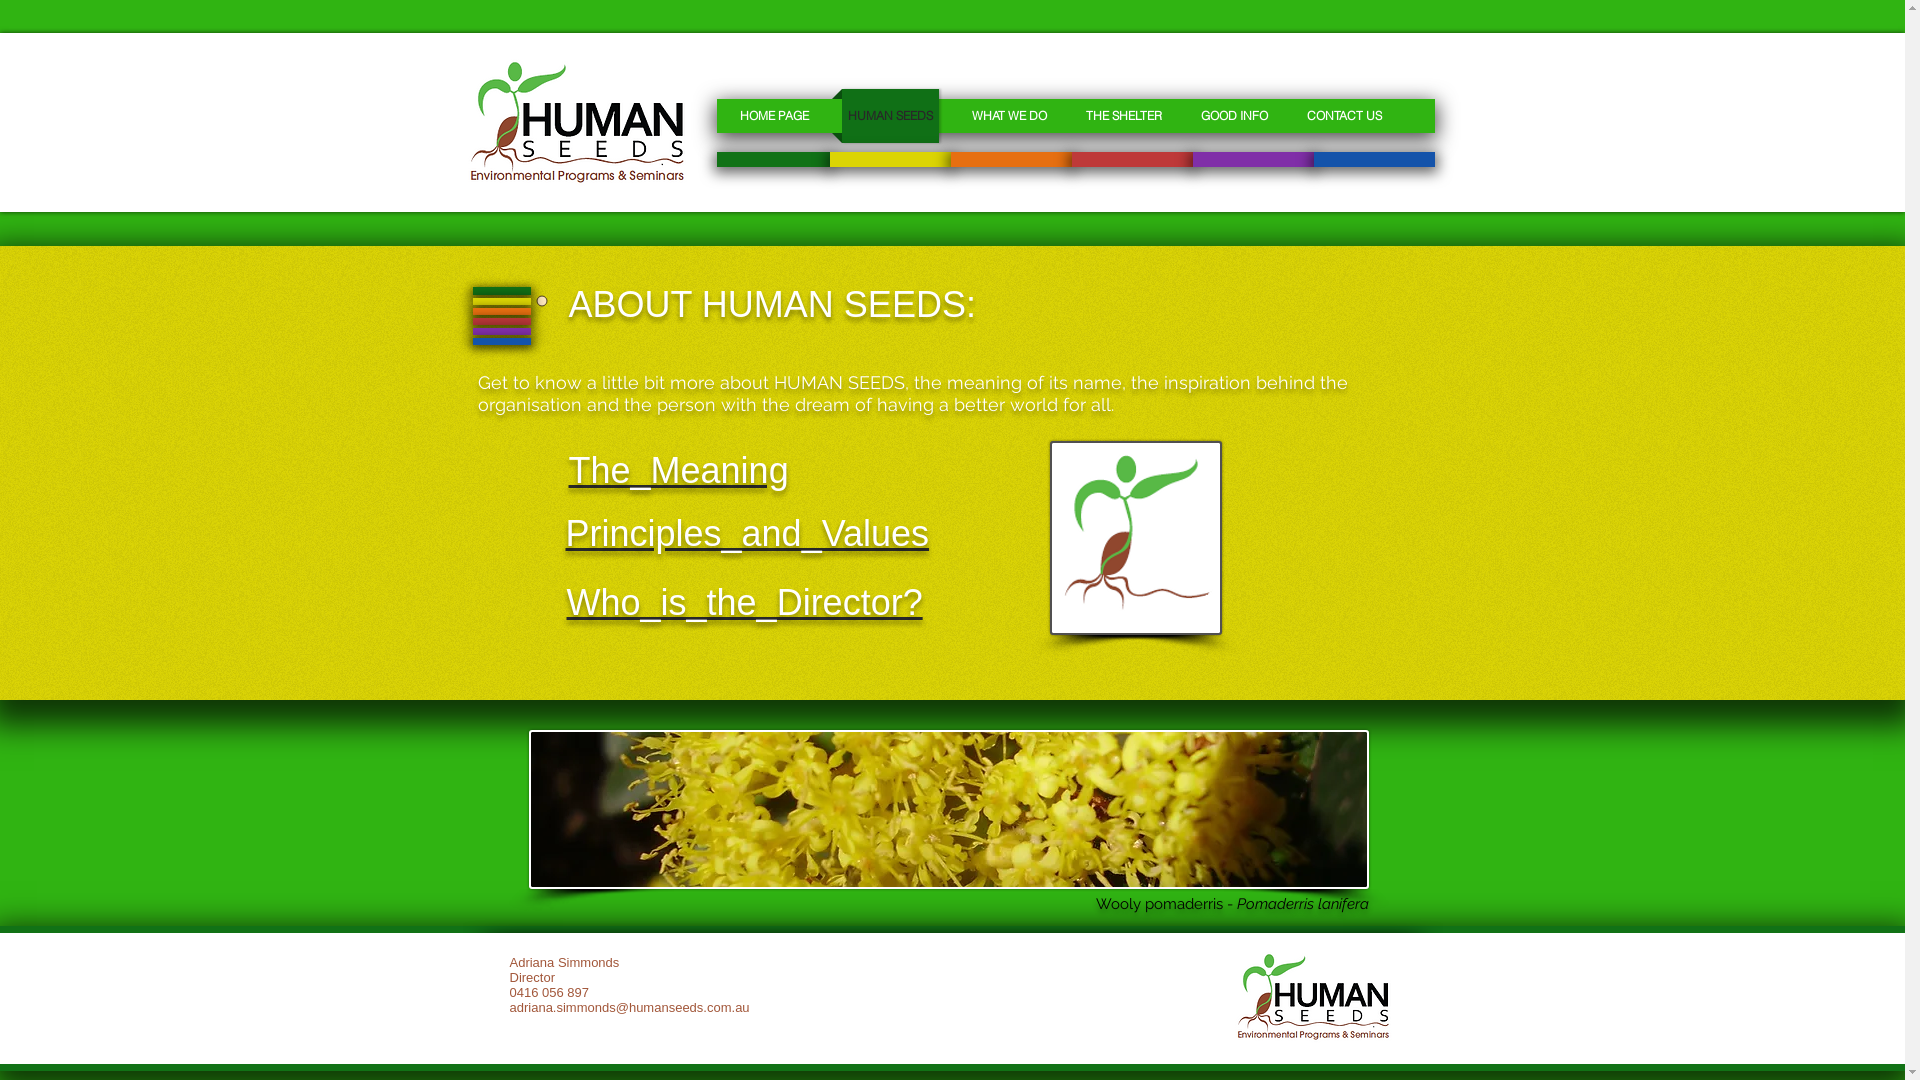 This screenshot has width=1920, height=1080. I want to click on 'HUMAN SEEDS', so click(889, 115).